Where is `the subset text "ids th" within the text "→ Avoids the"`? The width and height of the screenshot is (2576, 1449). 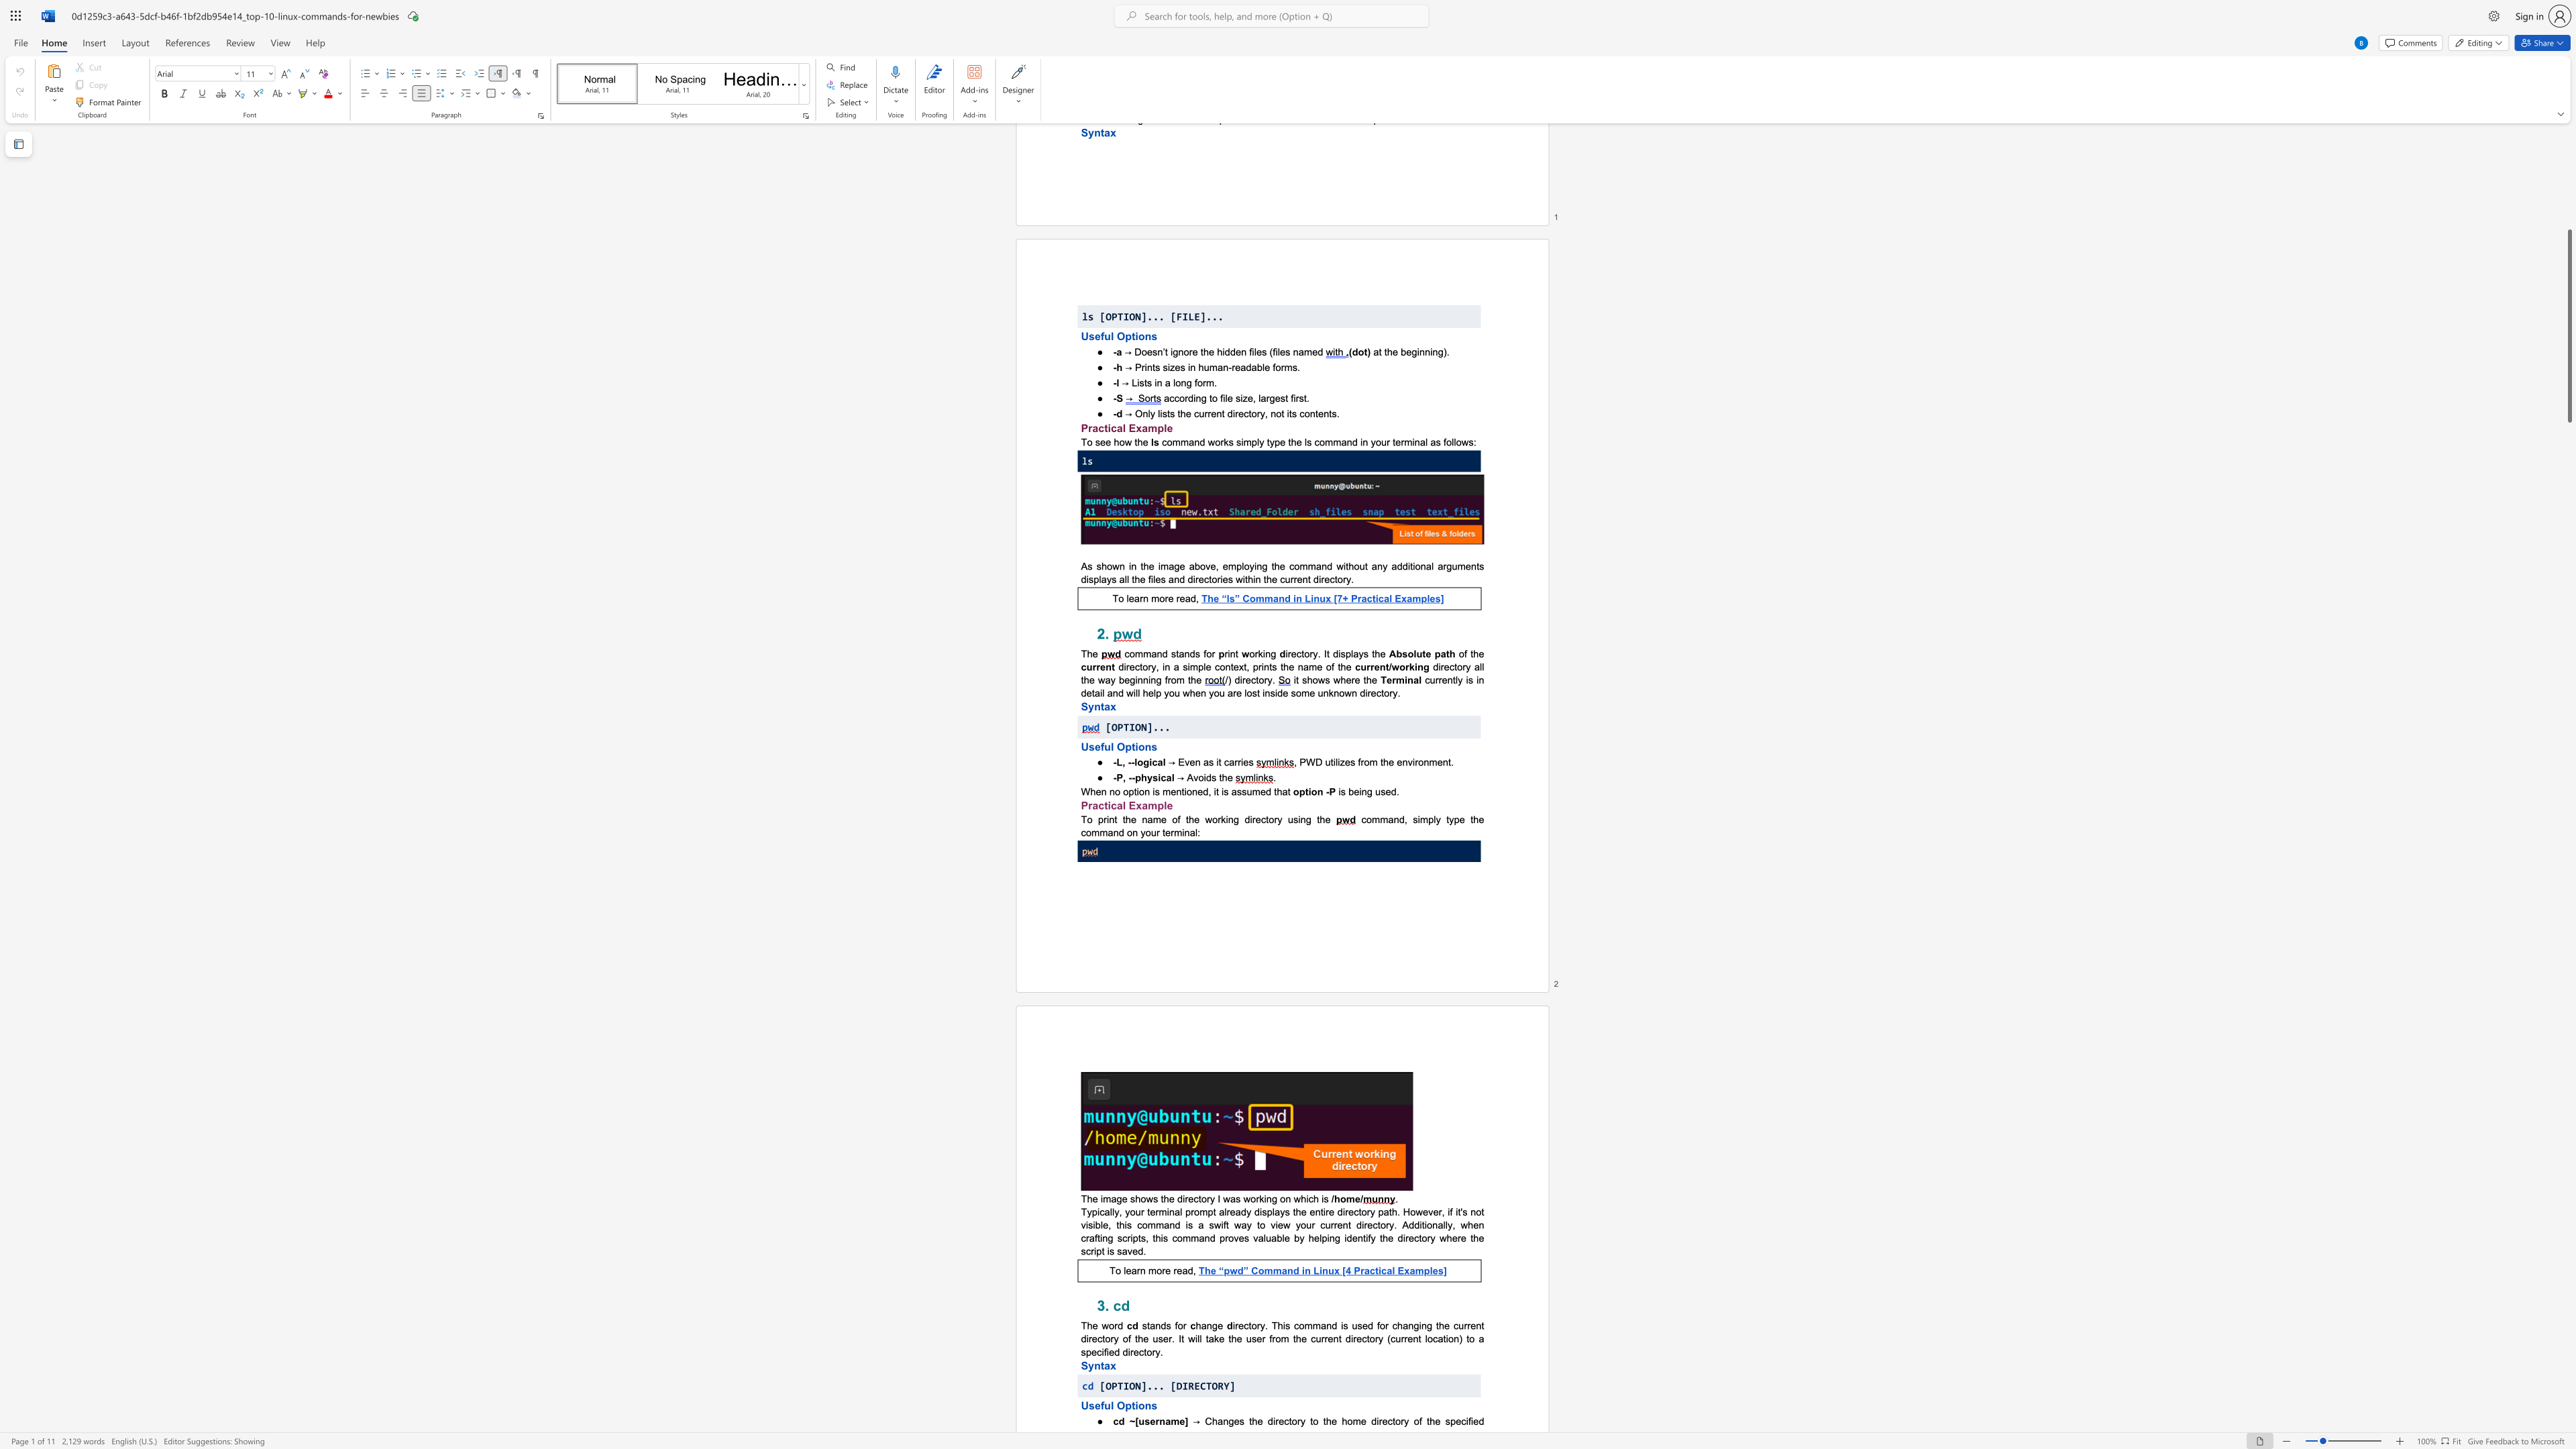
the subset text "ids th" within the text "→ Avoids the" is located at coordinates (1203, 776).